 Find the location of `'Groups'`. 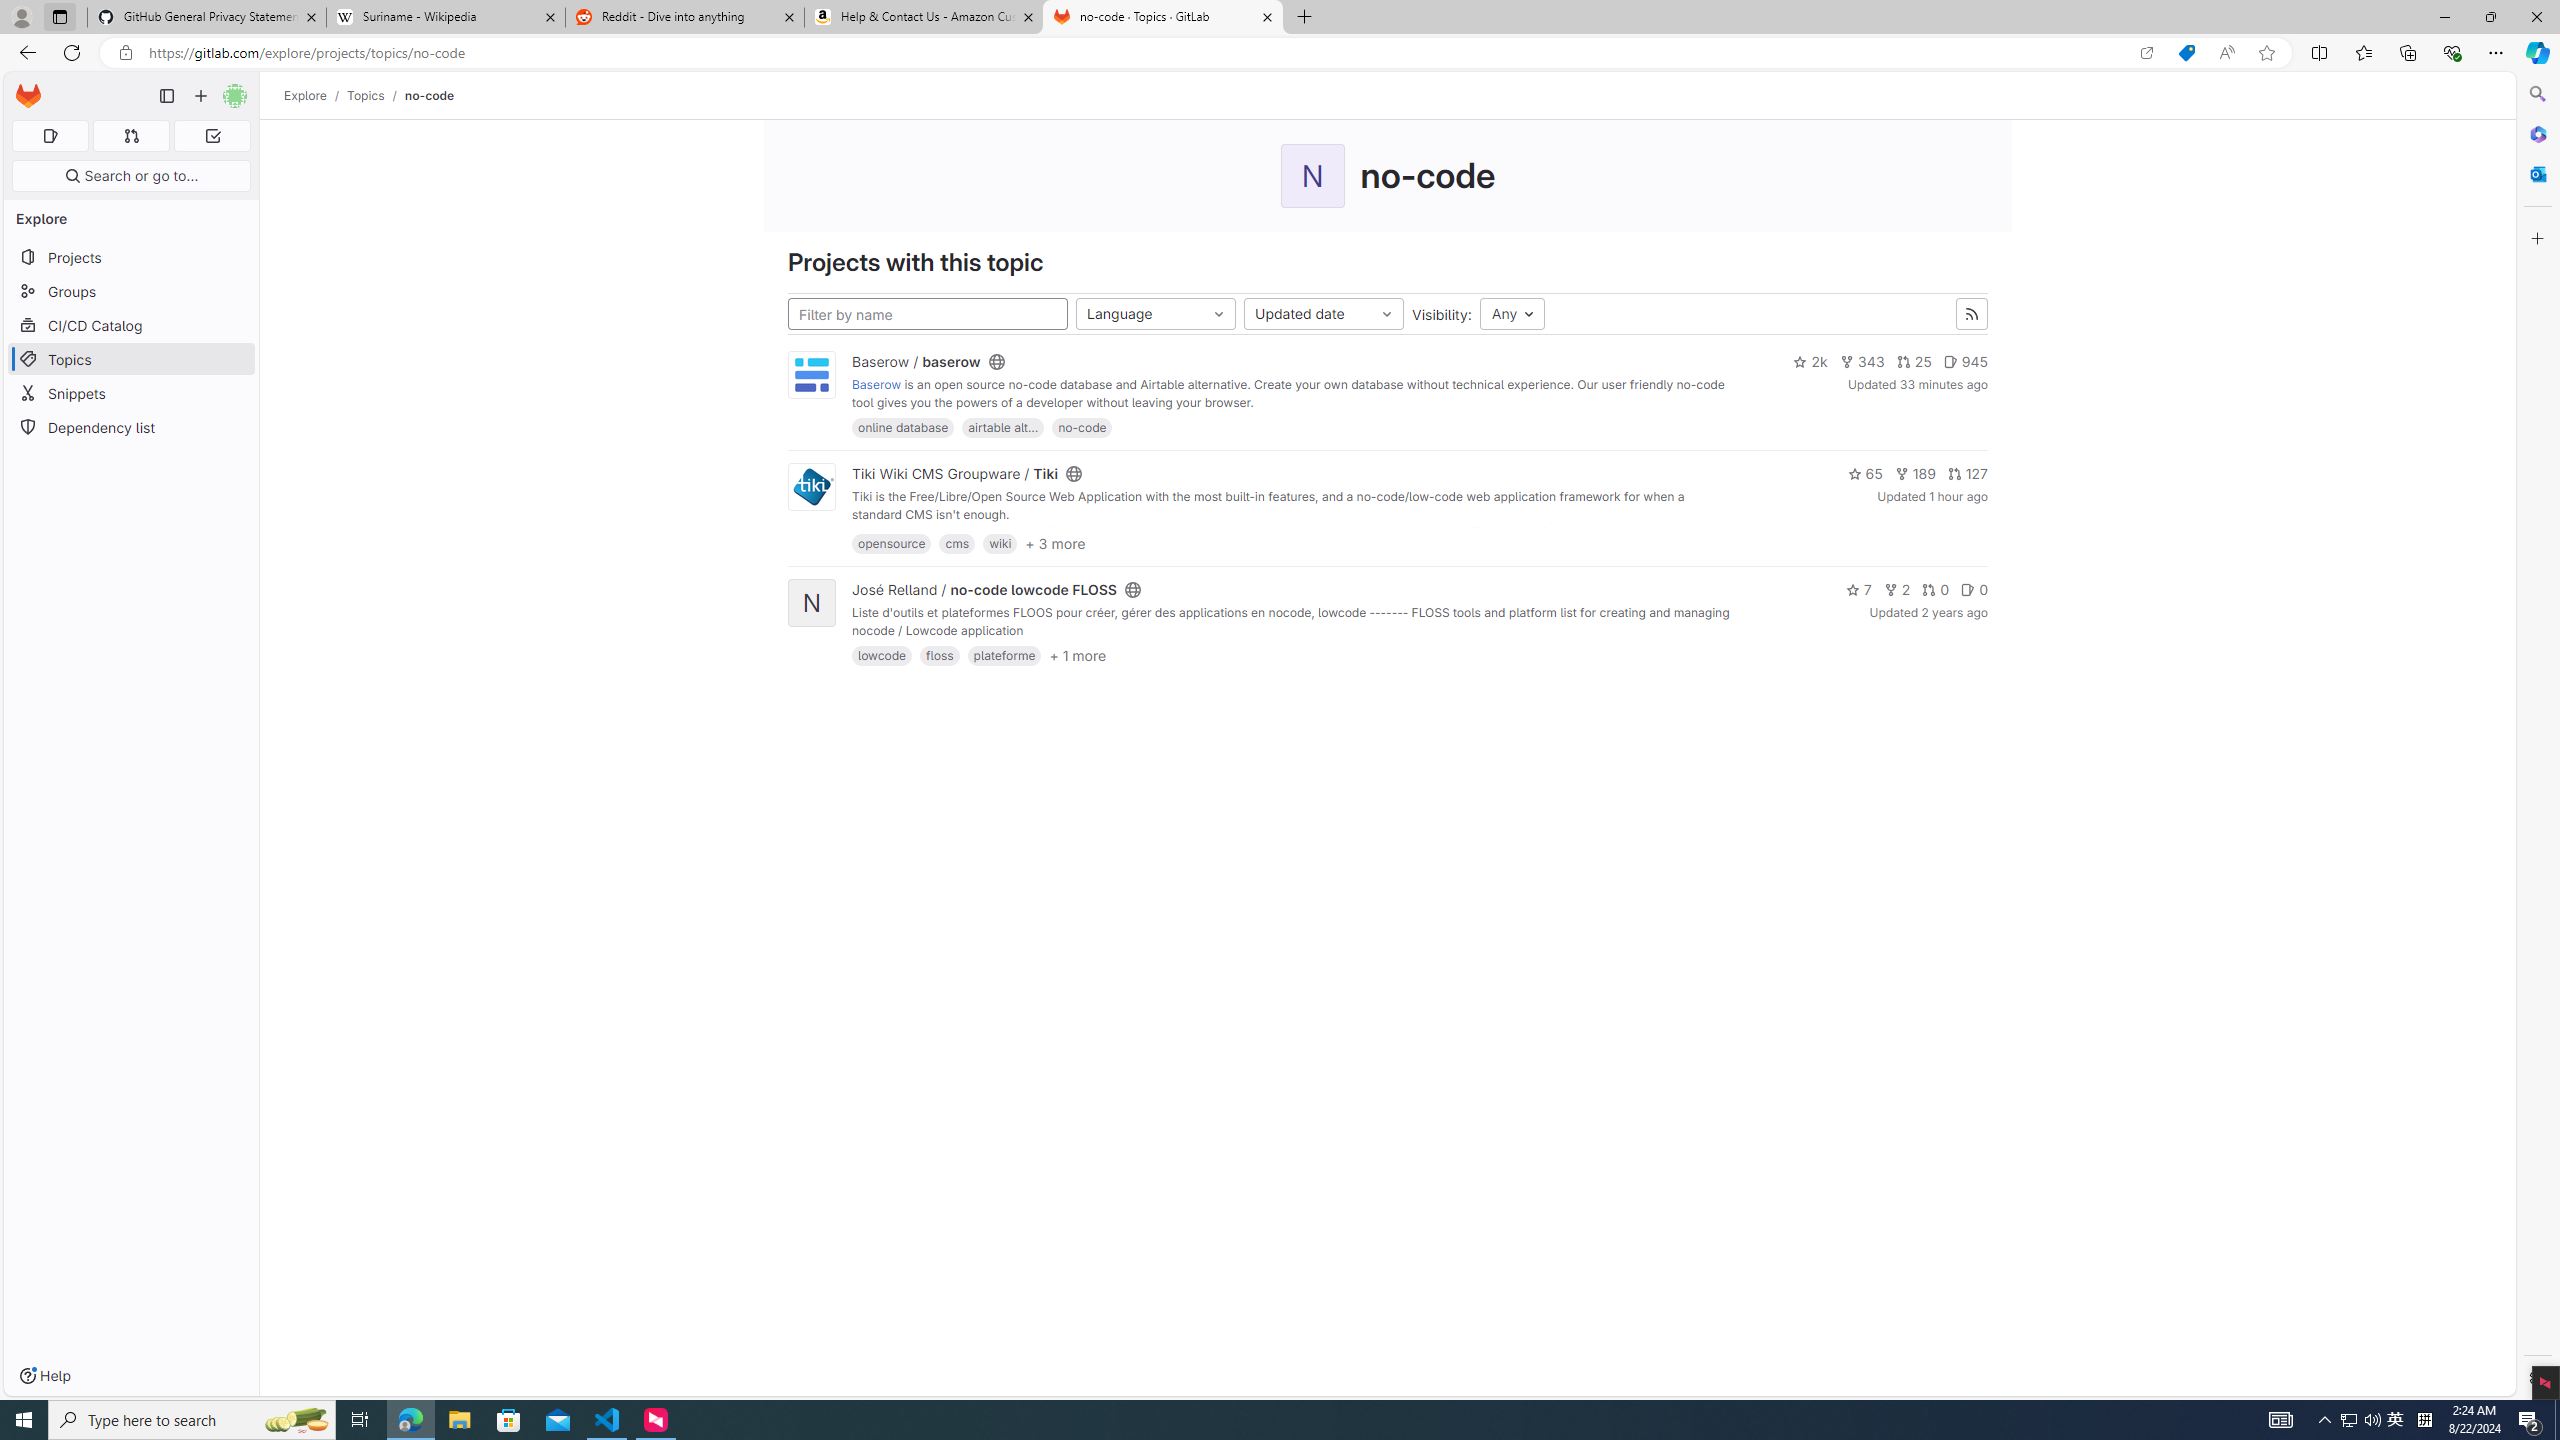

'Groups' is located at coordinates (130, 291).